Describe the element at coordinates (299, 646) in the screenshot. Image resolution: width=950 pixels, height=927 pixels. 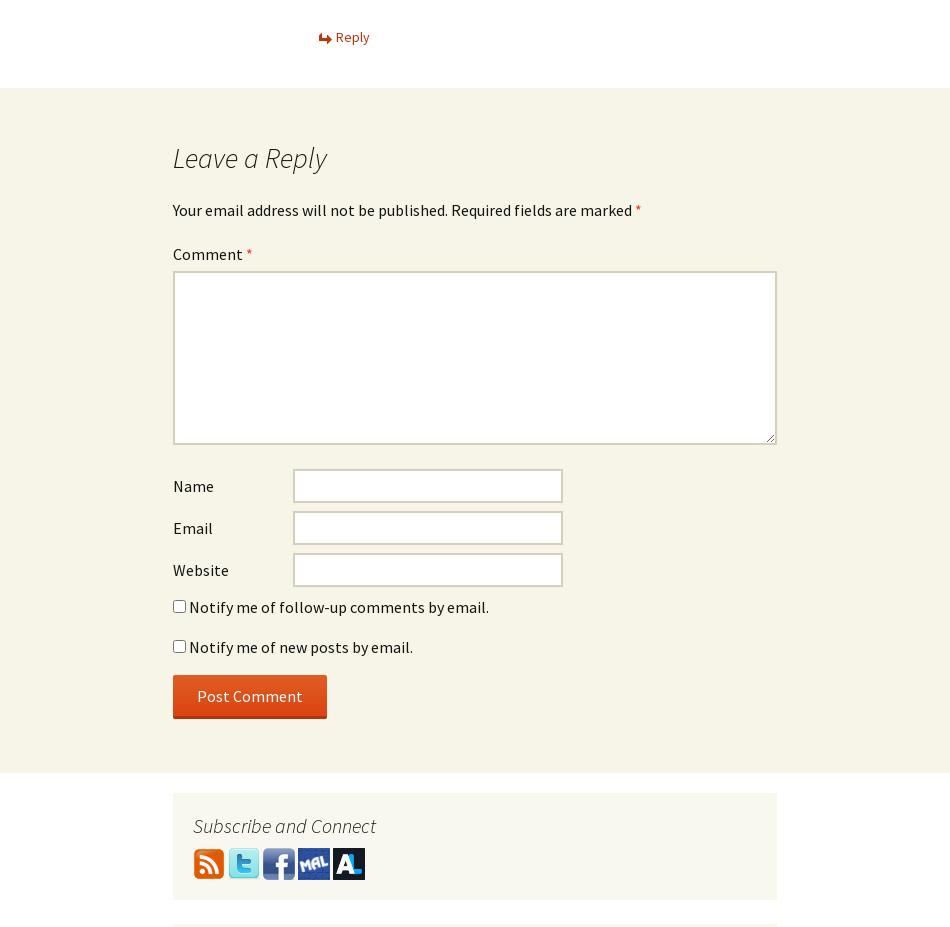
I see `'Notify me of new posts by email.'` at that location.